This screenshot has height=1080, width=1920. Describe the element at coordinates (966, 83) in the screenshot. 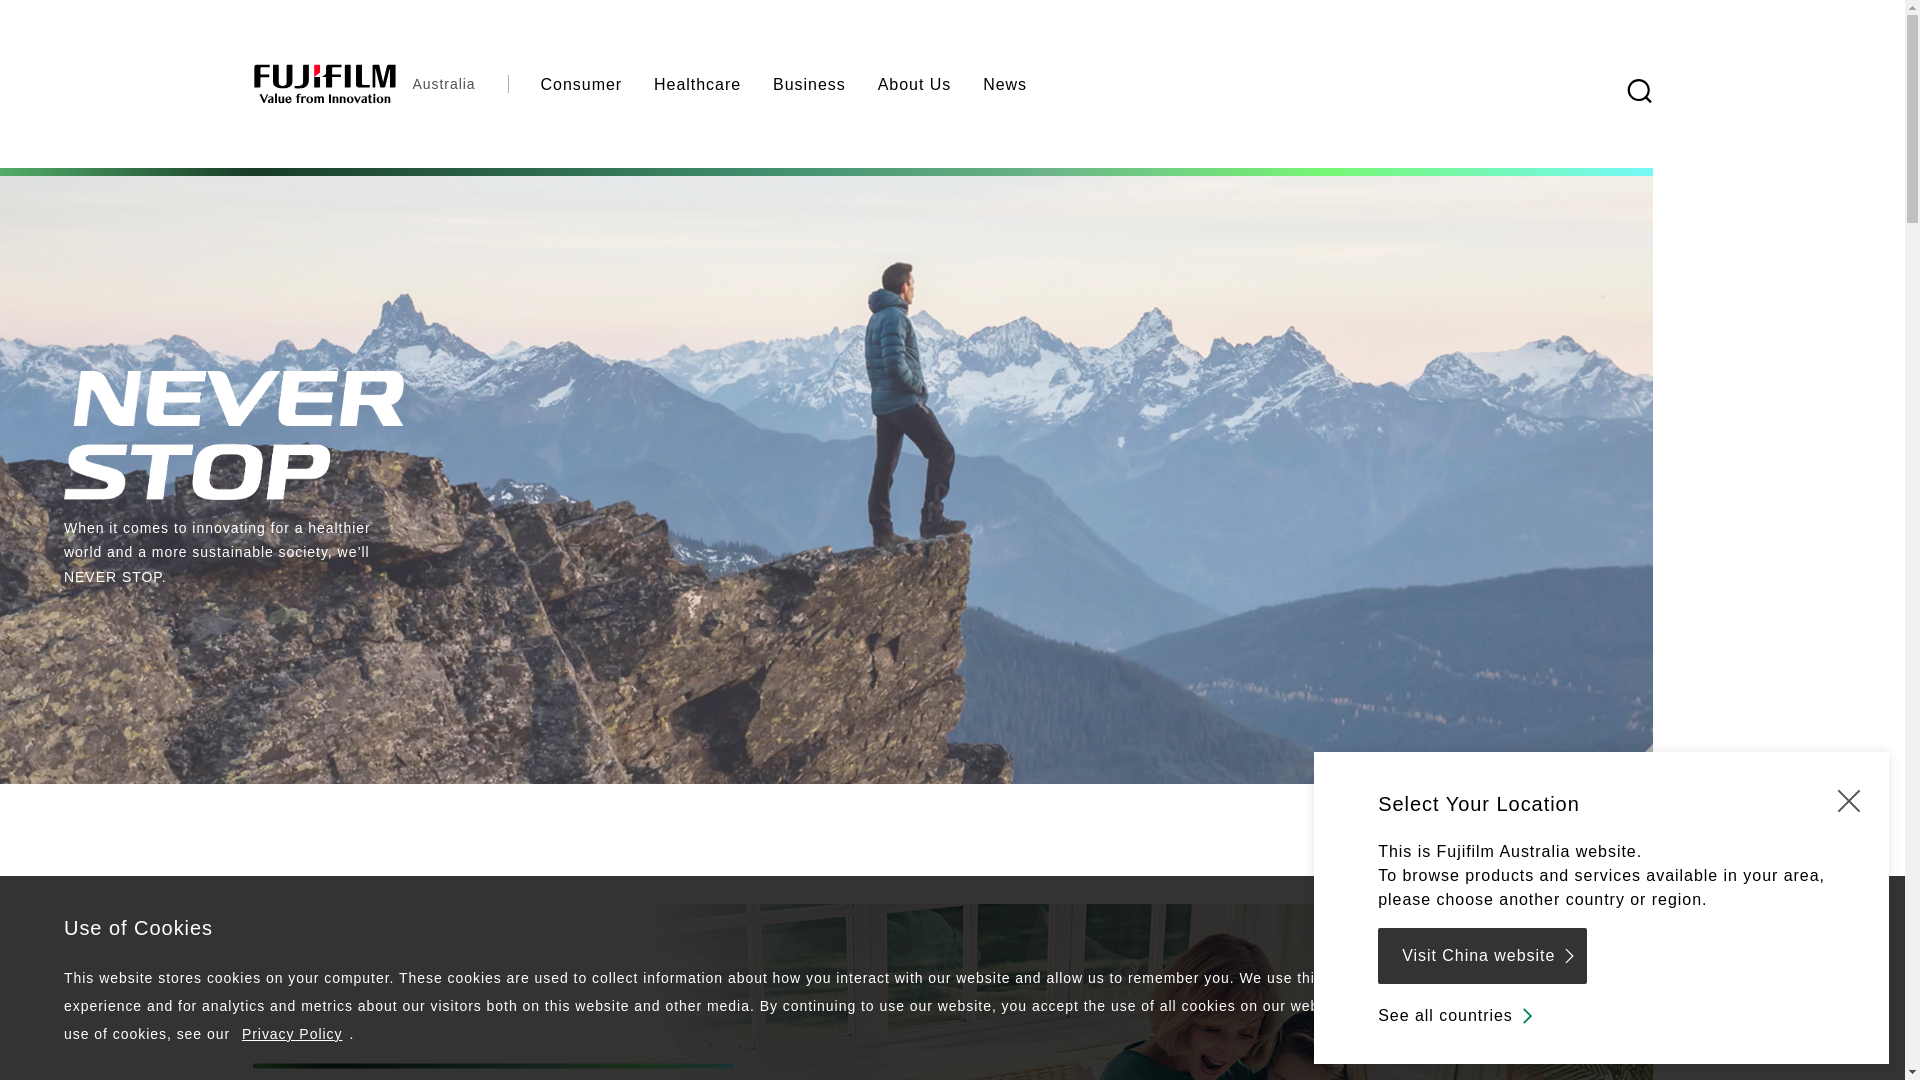

I see `'News'` at that location.